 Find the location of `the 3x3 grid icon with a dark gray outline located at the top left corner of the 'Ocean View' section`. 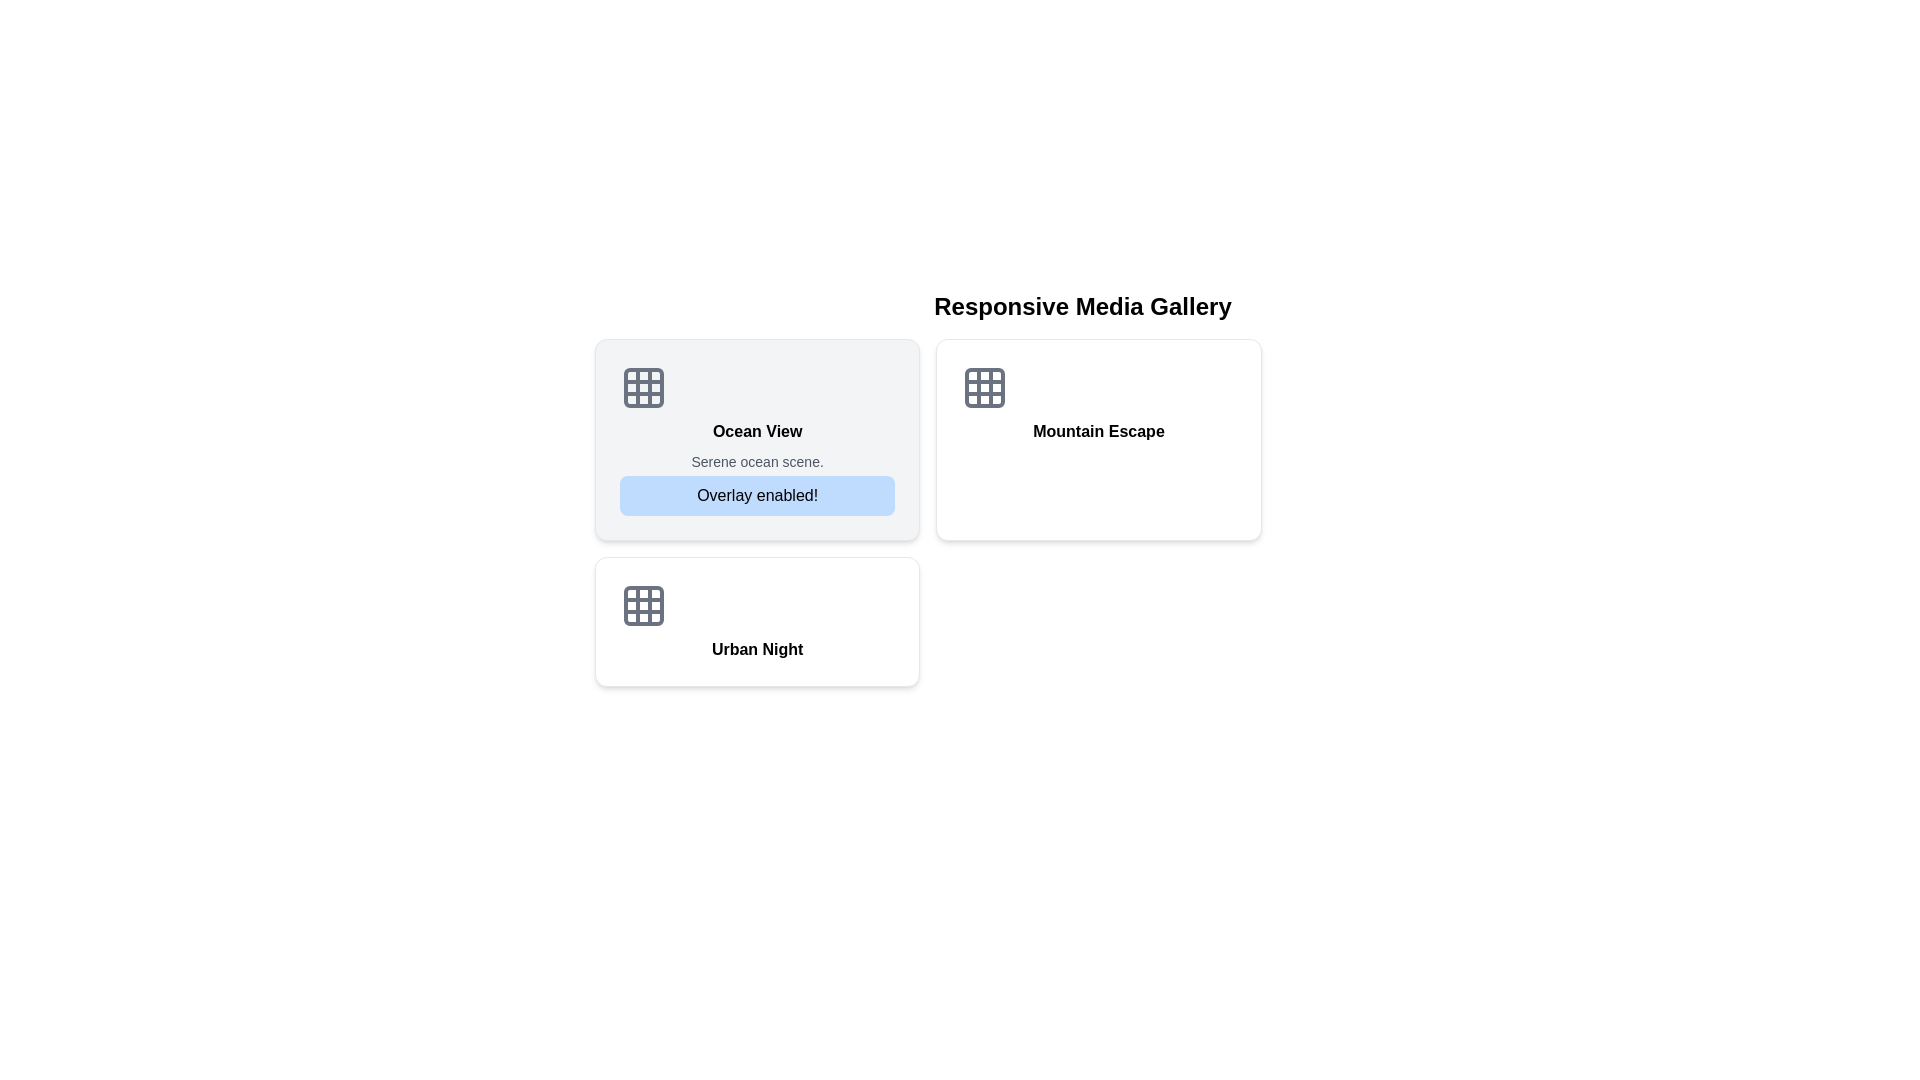

the 3x3 grid icon with a dark gray outline located at the top left corner of the 'Ocean View' section is located at coordinates (643, 388).